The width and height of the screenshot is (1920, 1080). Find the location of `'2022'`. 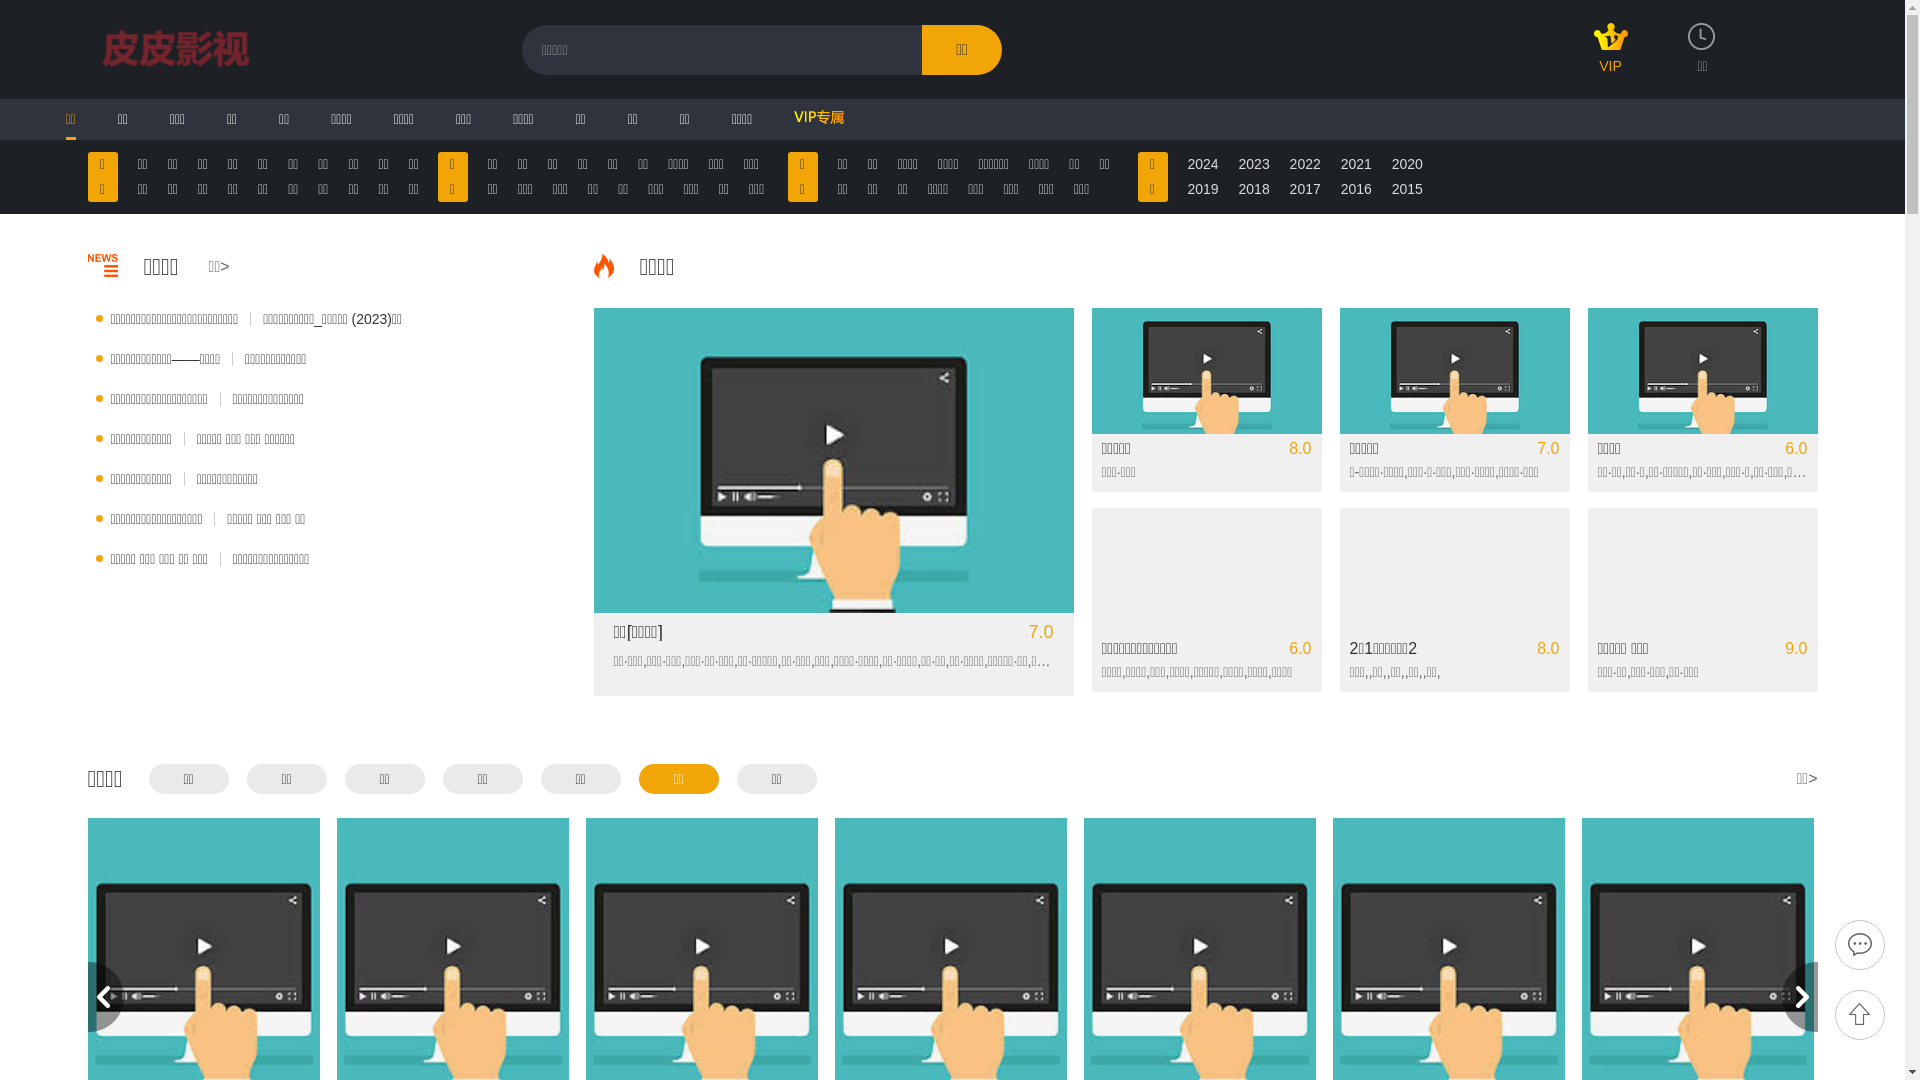

'2022' is located at coordinates (1290, 163).